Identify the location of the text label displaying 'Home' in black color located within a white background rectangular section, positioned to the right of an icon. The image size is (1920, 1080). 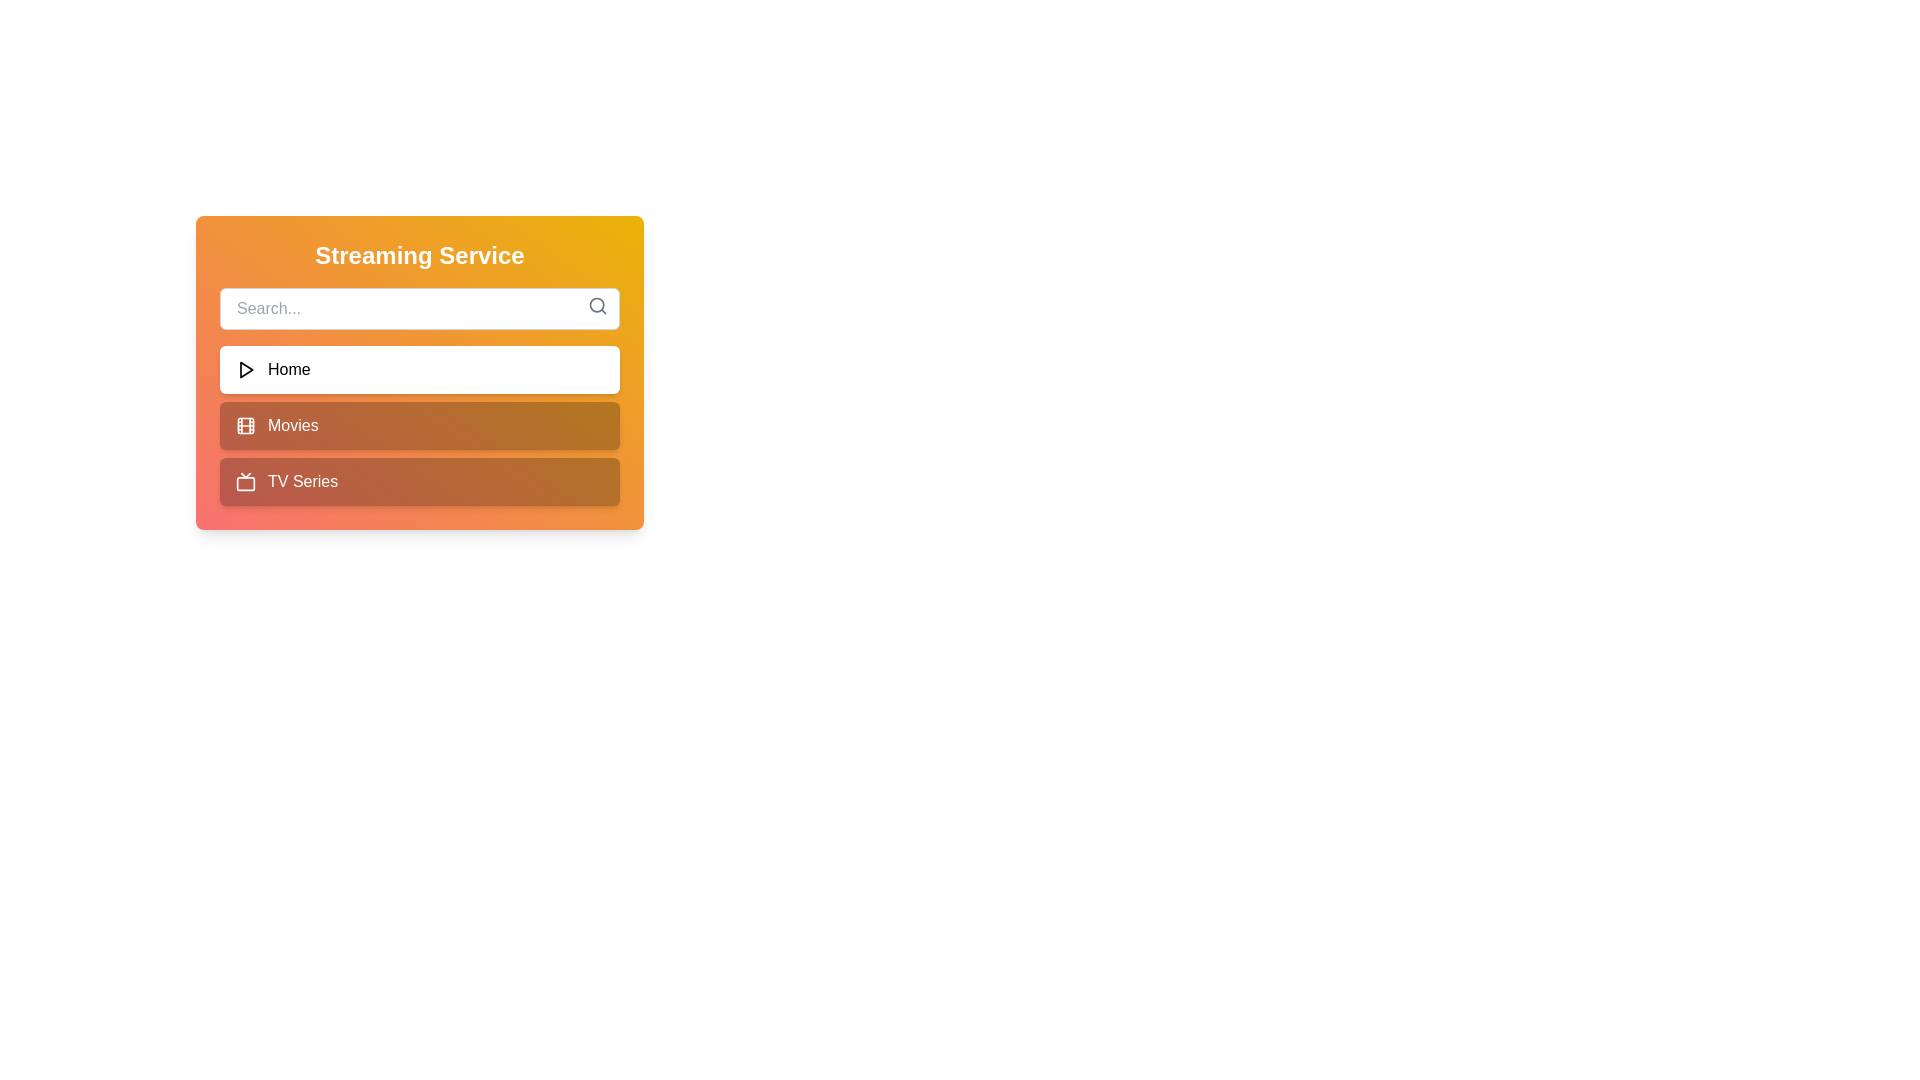
(288, 370).